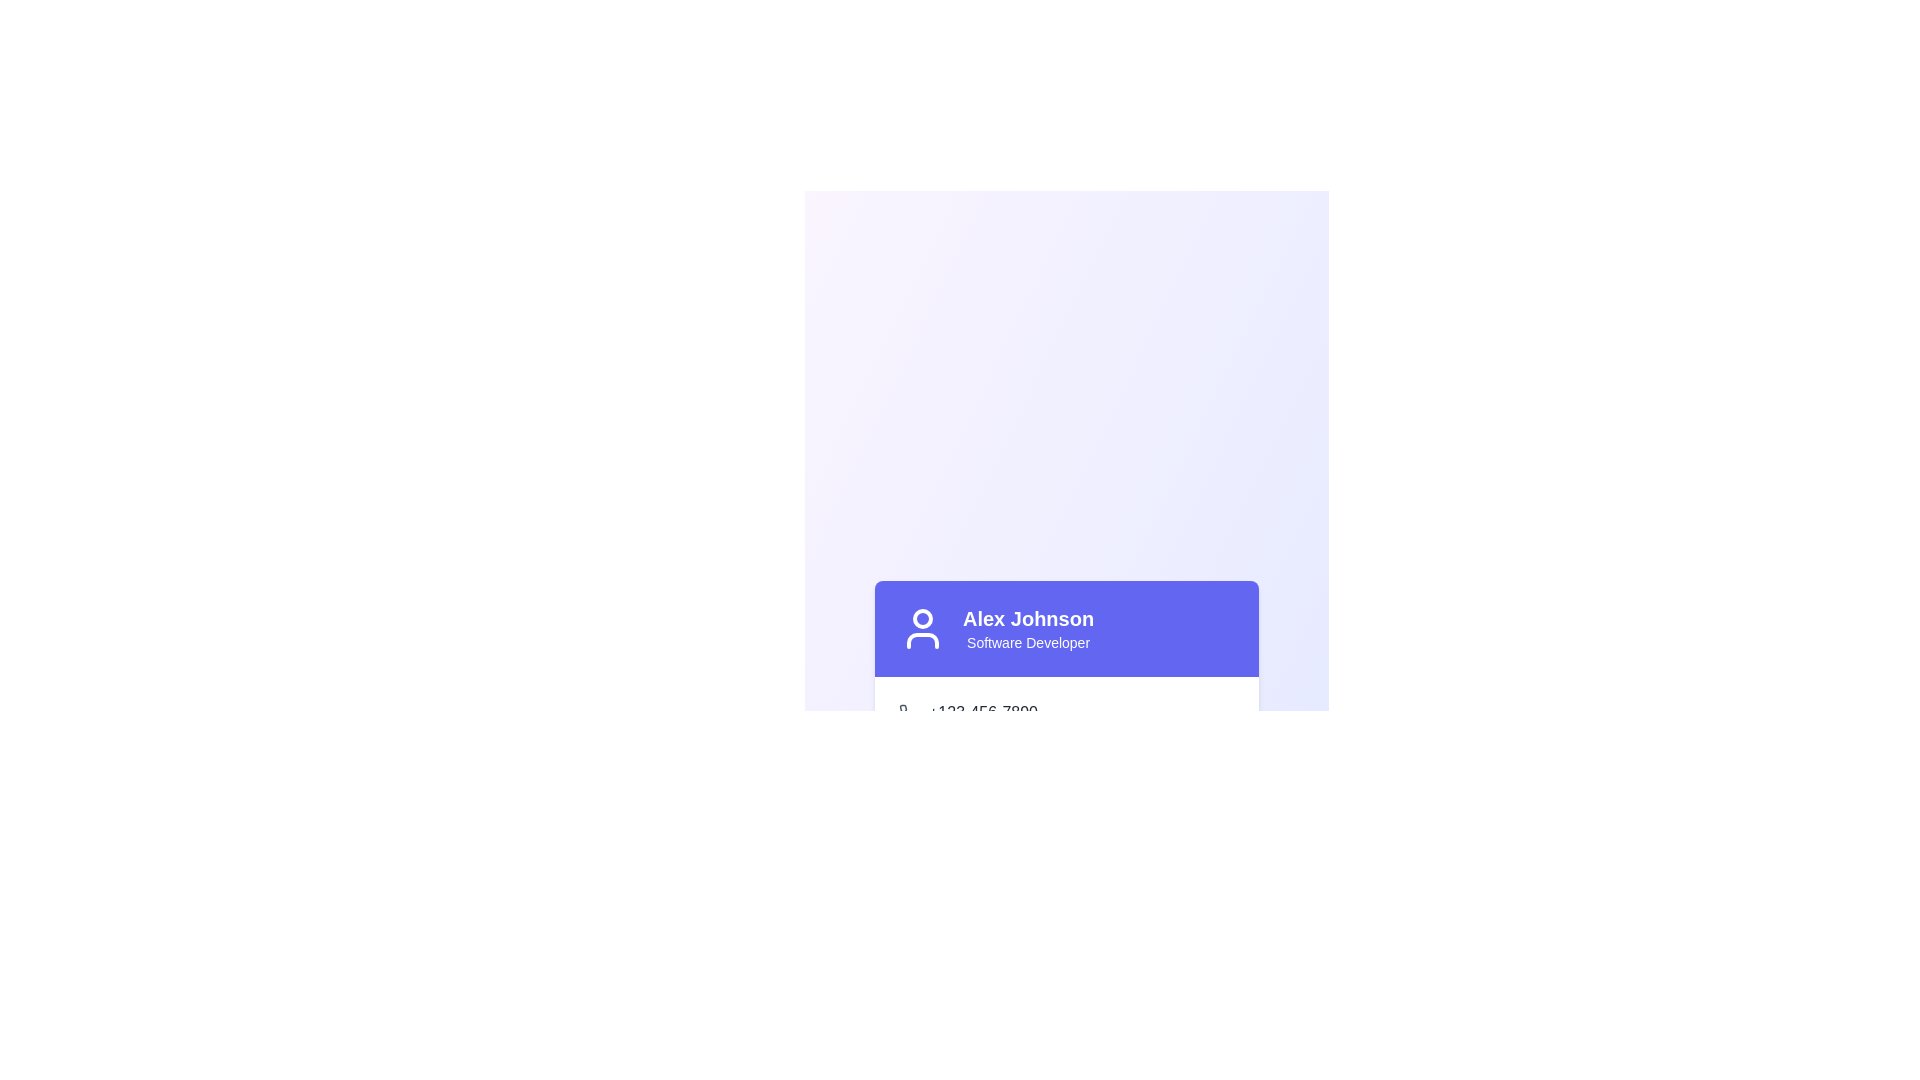 Image resolution: width=1920 pixels, height=1080 pixels. What do you see at coordinates (921, 617) in the screenshot?
I see `the small circular decorative graphic element that represents the head in the user avatar icon, located at the upper center part of the avatar` at bounding box center [921, 617].